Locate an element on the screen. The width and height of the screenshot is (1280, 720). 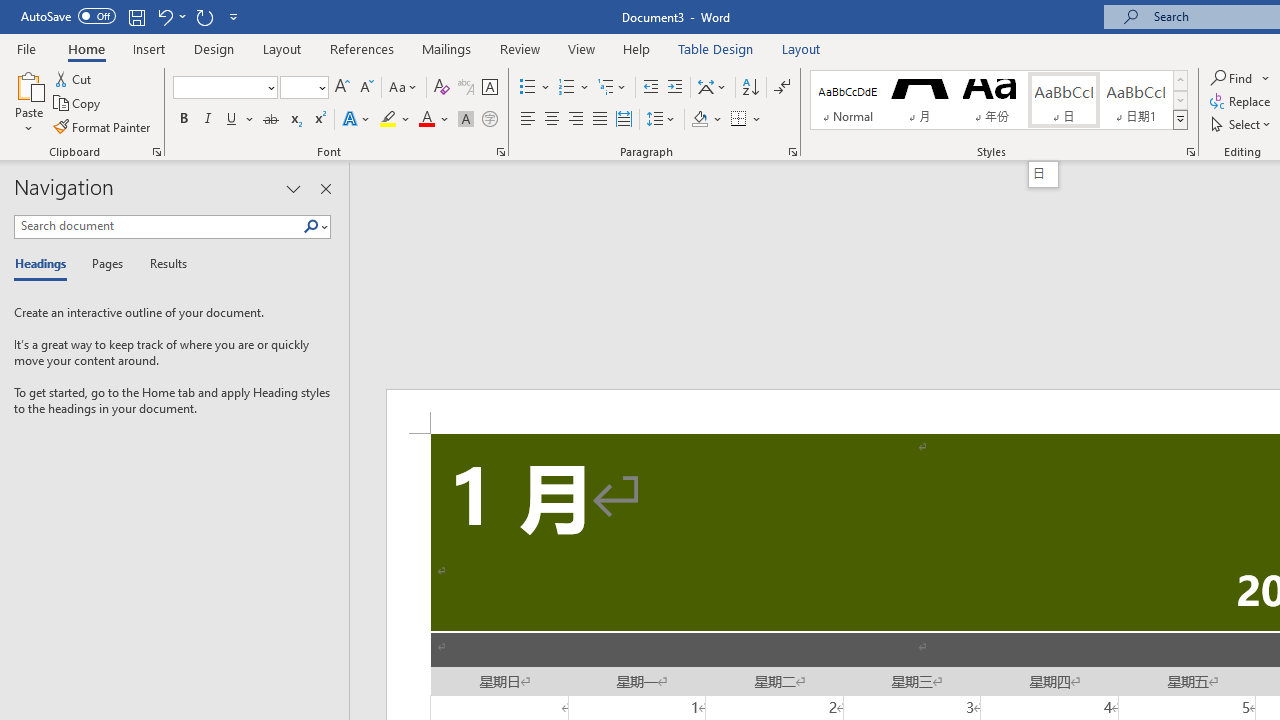
'Font Color' is located at coordinates (433, 119).